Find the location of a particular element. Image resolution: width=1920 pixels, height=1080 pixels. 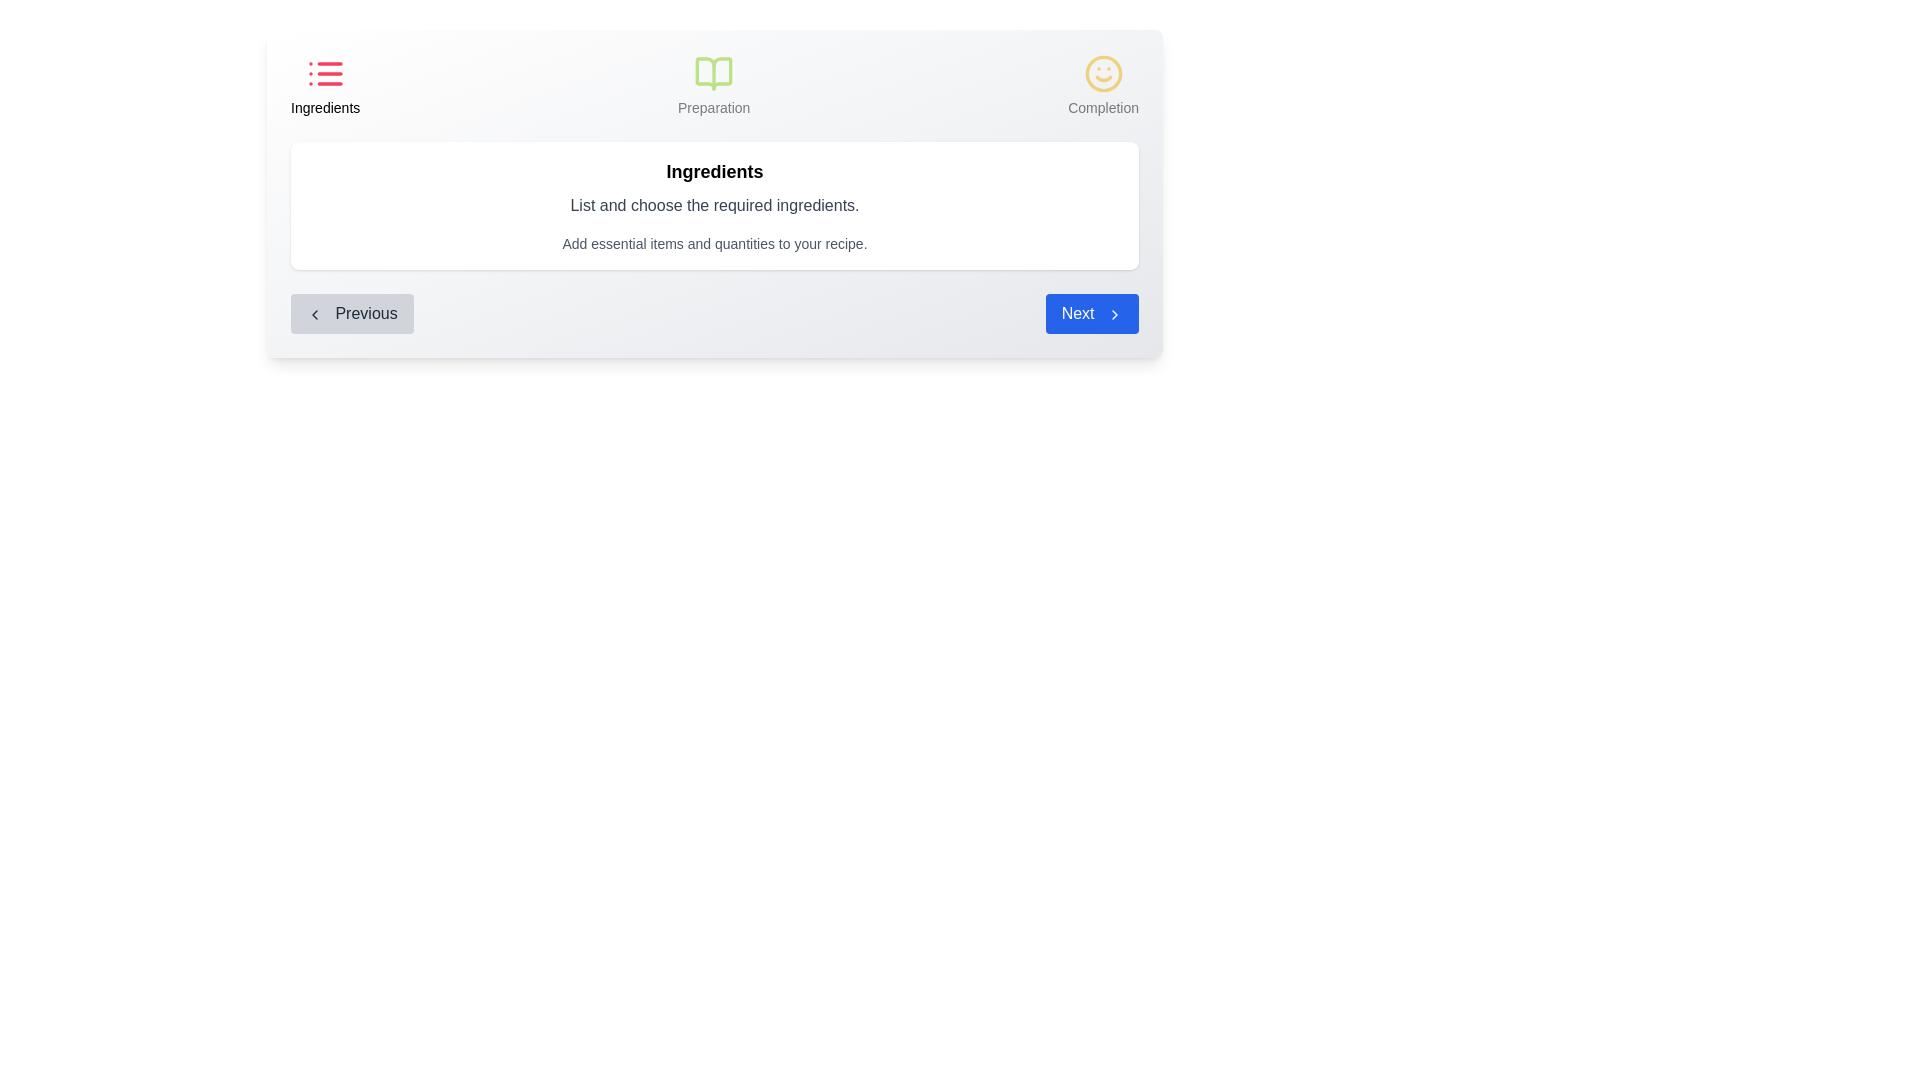

the rectangular 'Next' button located at the bottom-right corner of the interface is located at coordinates (1091, 313).